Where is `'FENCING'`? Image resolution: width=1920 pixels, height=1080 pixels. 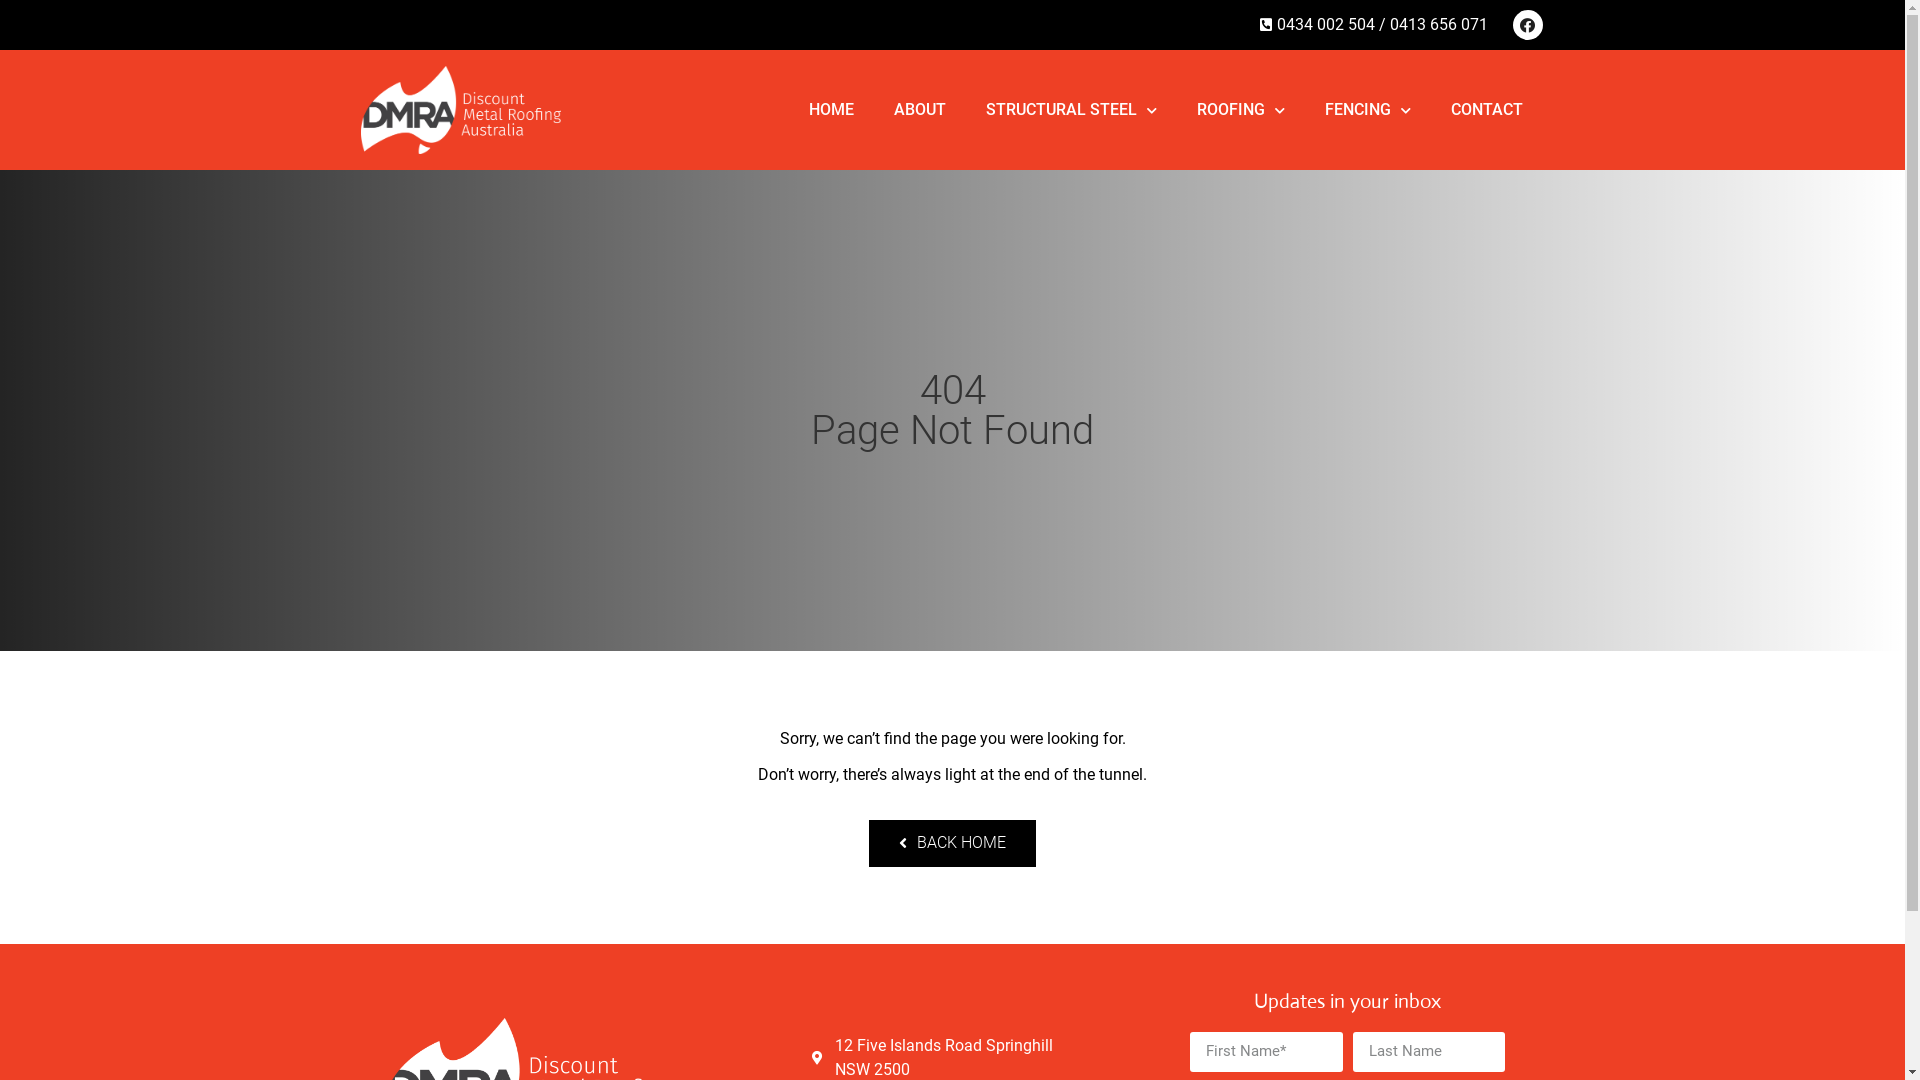
'FENCING' is located at coordinates (1304, 110).